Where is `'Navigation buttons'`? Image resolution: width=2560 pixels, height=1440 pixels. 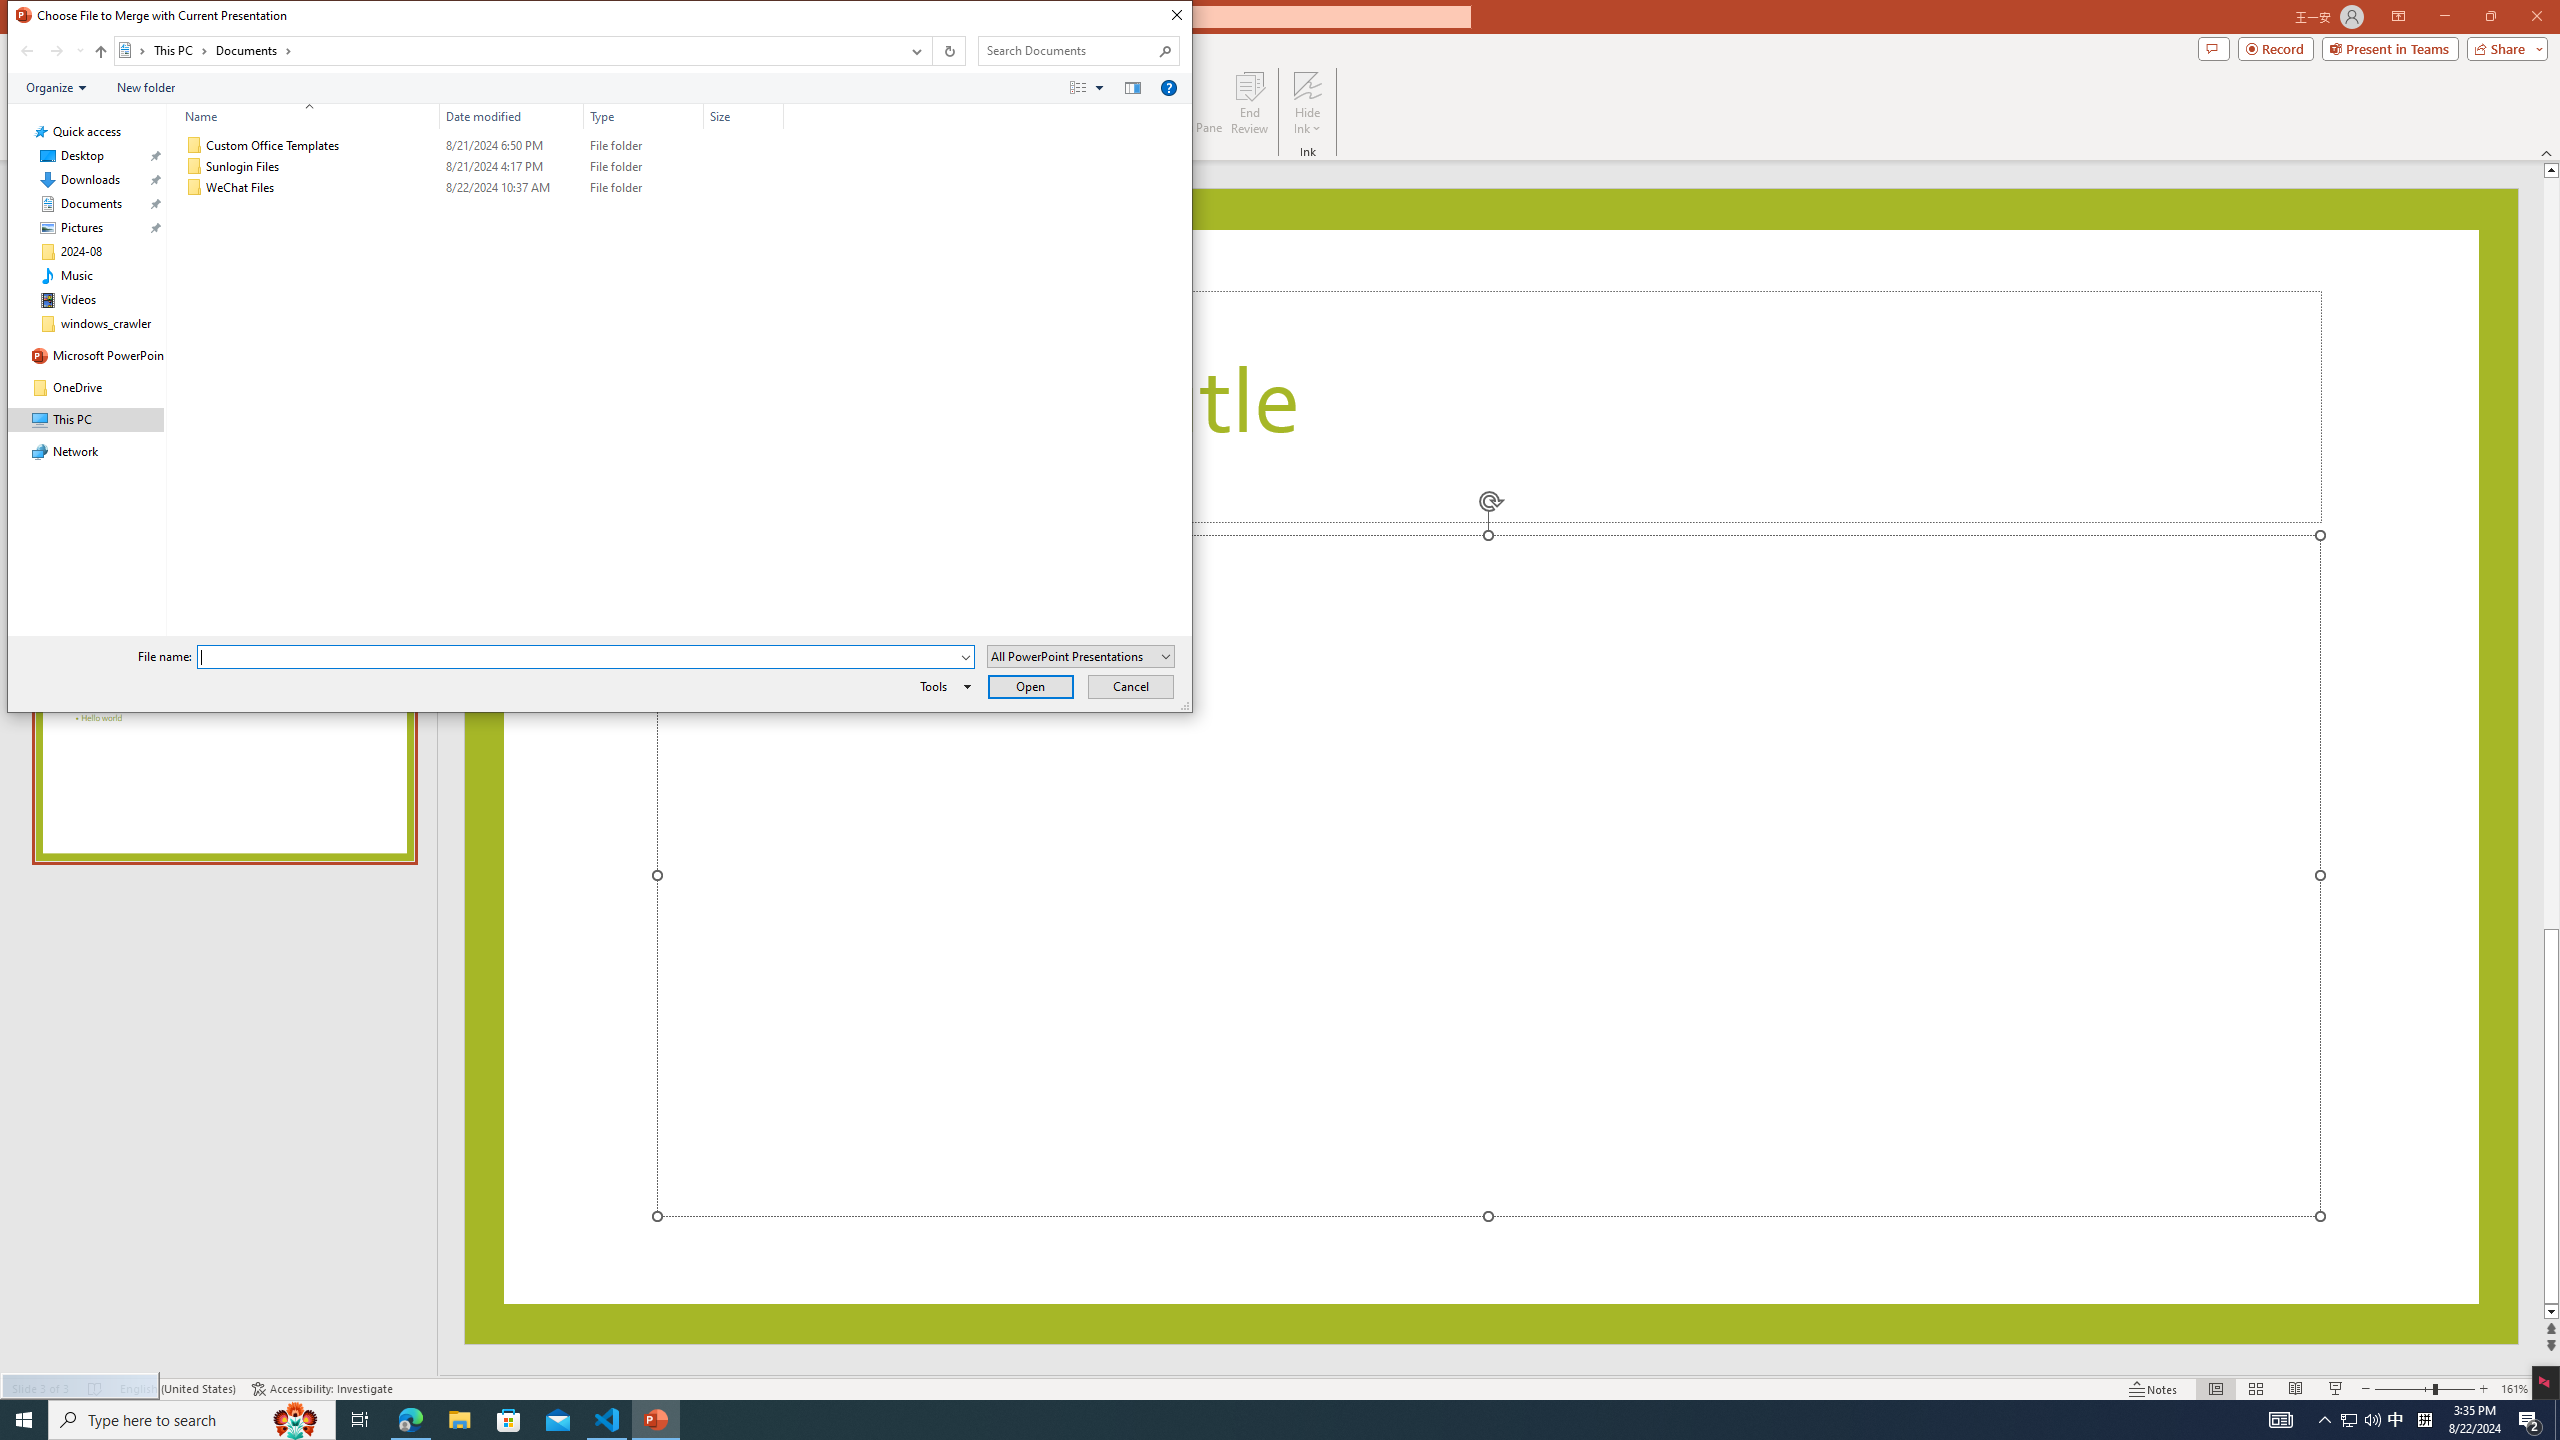
'Navigation buttons' is located at coordinates (50, 50).